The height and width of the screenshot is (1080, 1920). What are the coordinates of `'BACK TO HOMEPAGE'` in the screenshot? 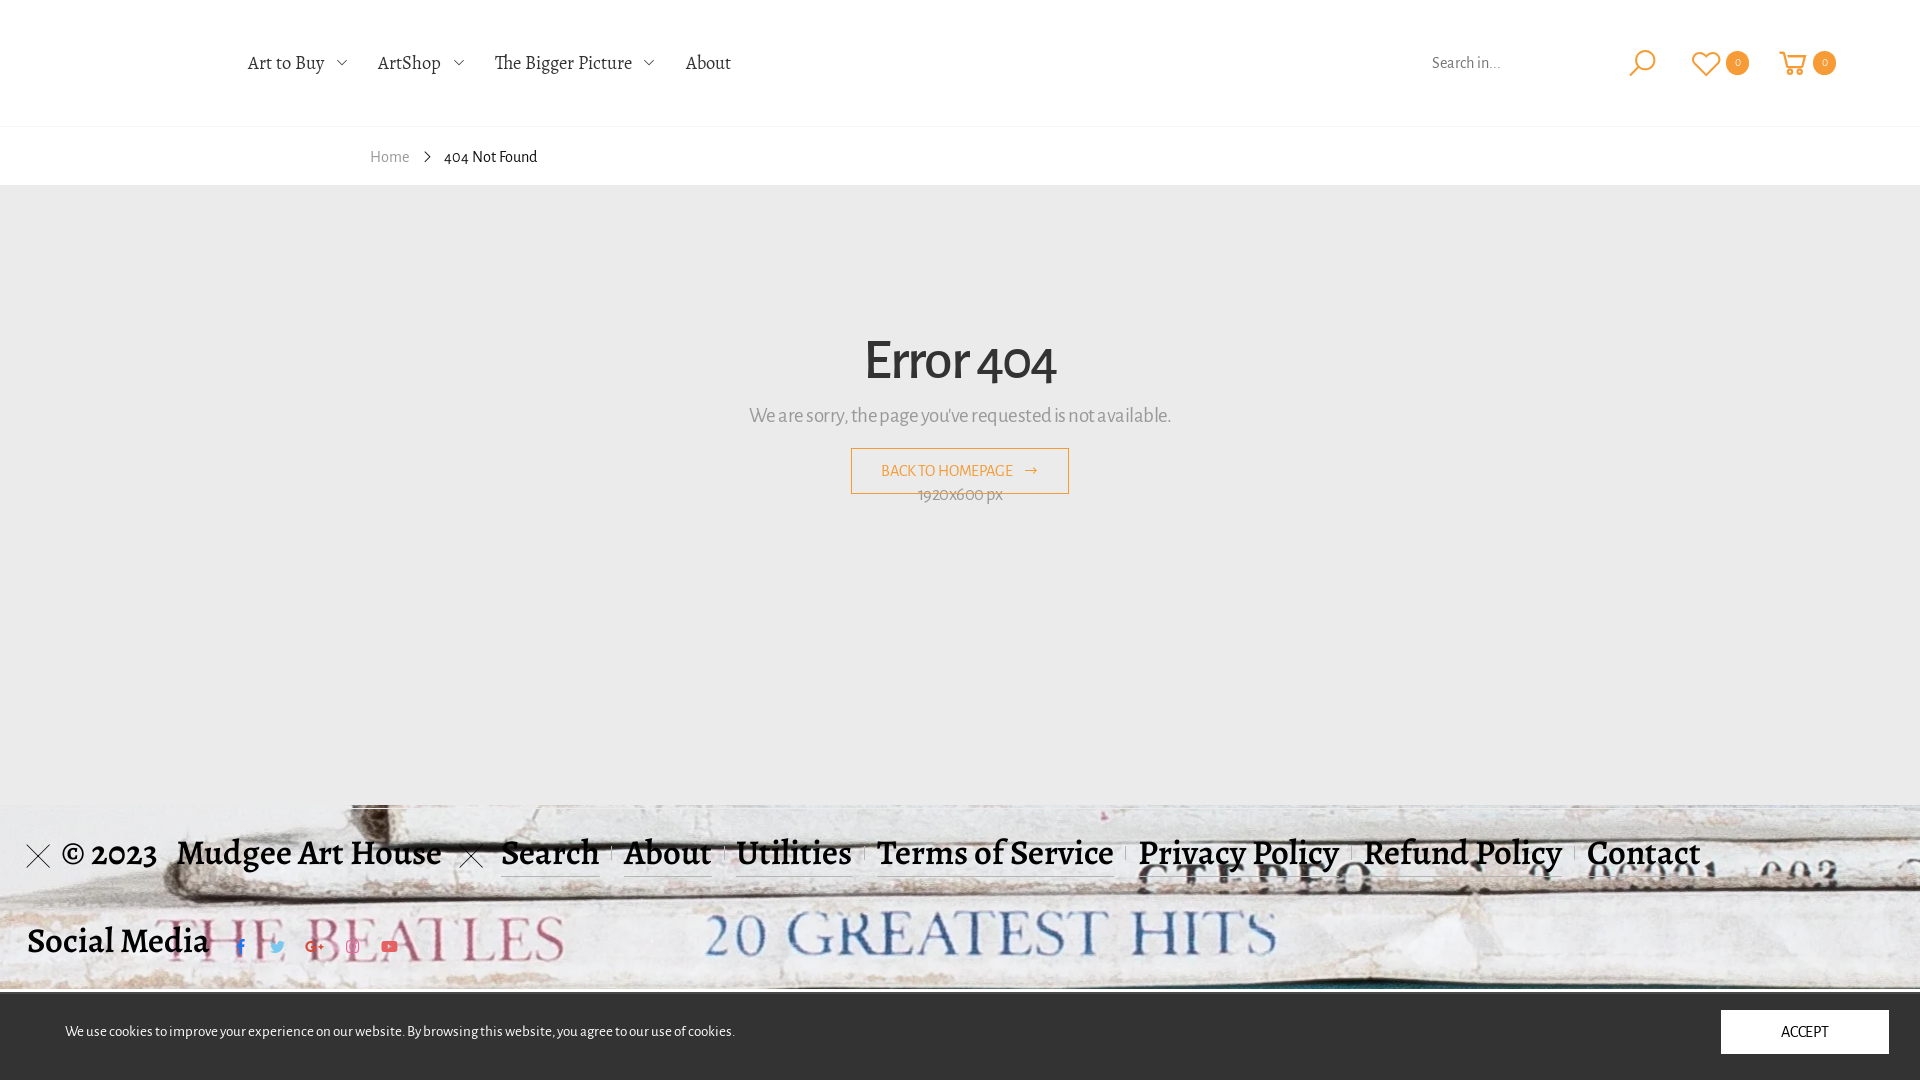 It's located at (960, 470).